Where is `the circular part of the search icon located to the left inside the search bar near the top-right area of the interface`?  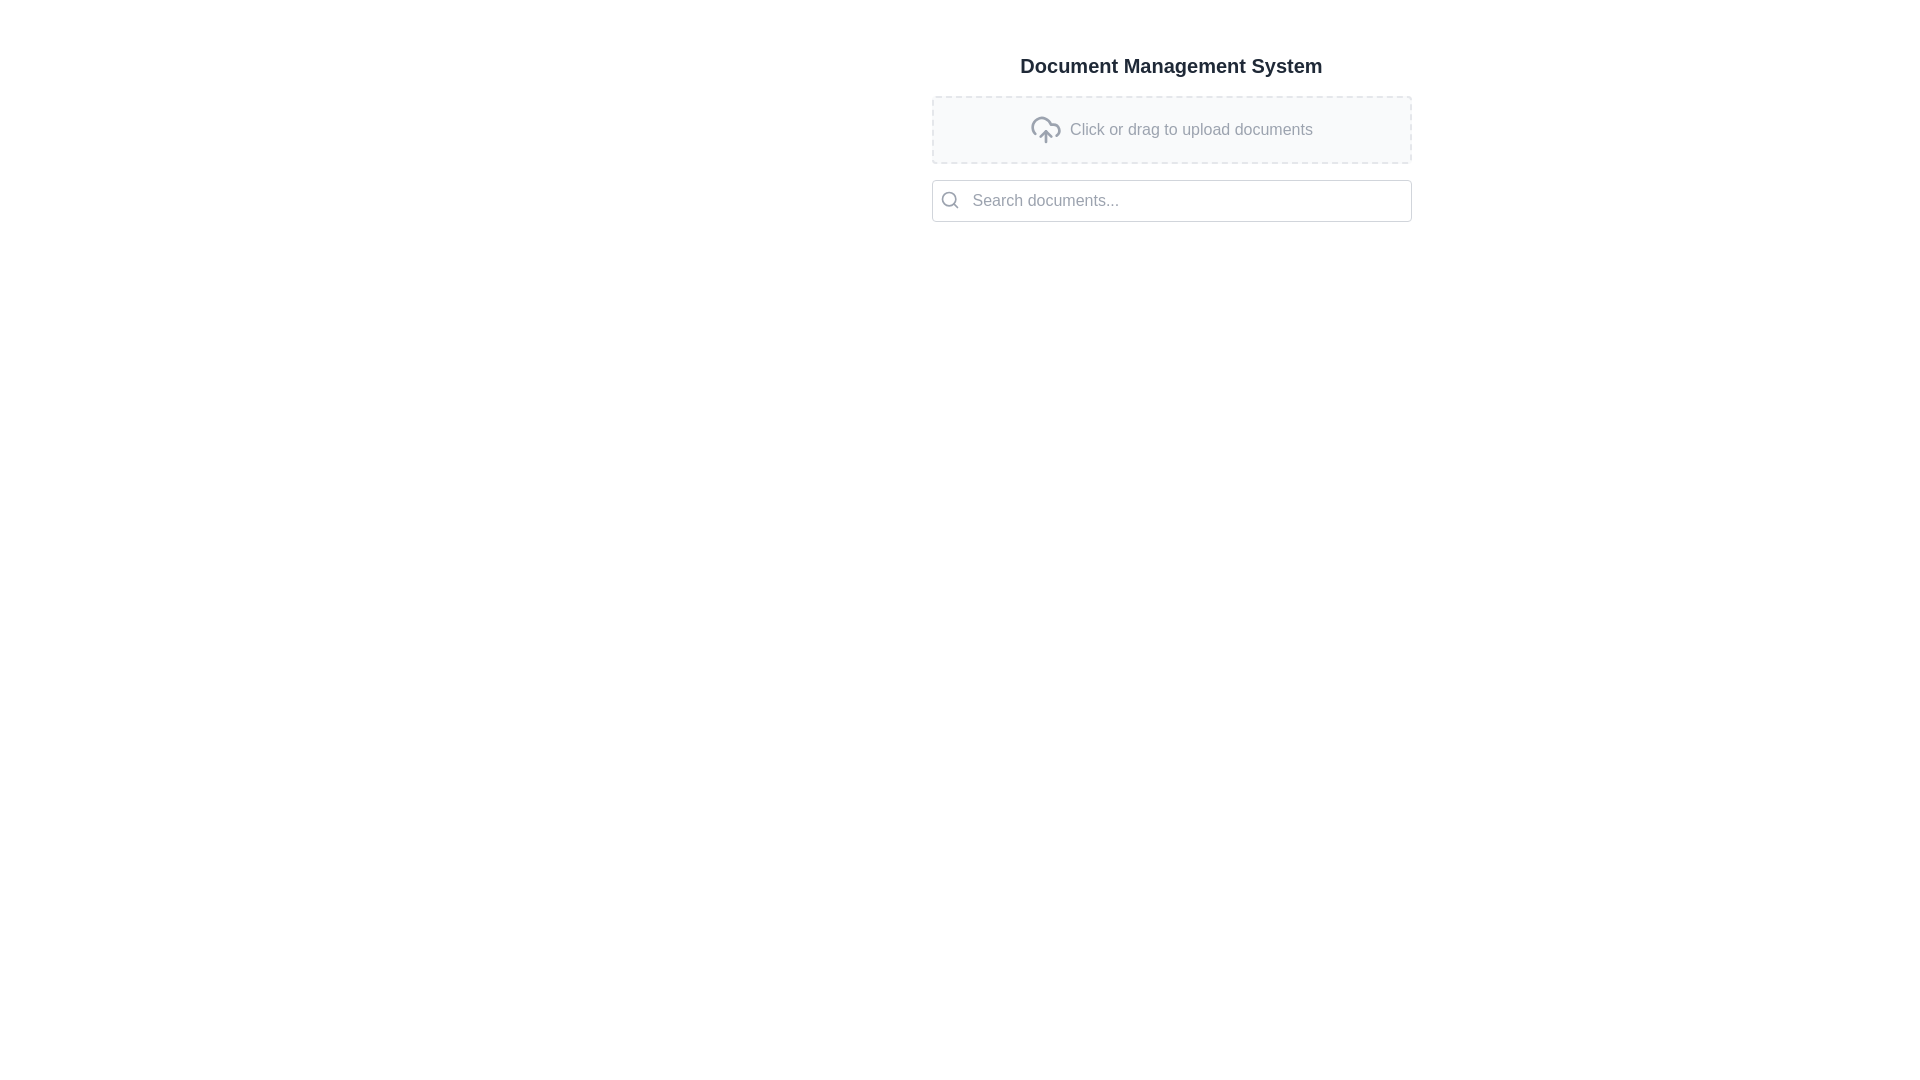
the circular part of the search icon located to the left inside the search bar near the top-right area of the interface is located at coordinates (947, 199).